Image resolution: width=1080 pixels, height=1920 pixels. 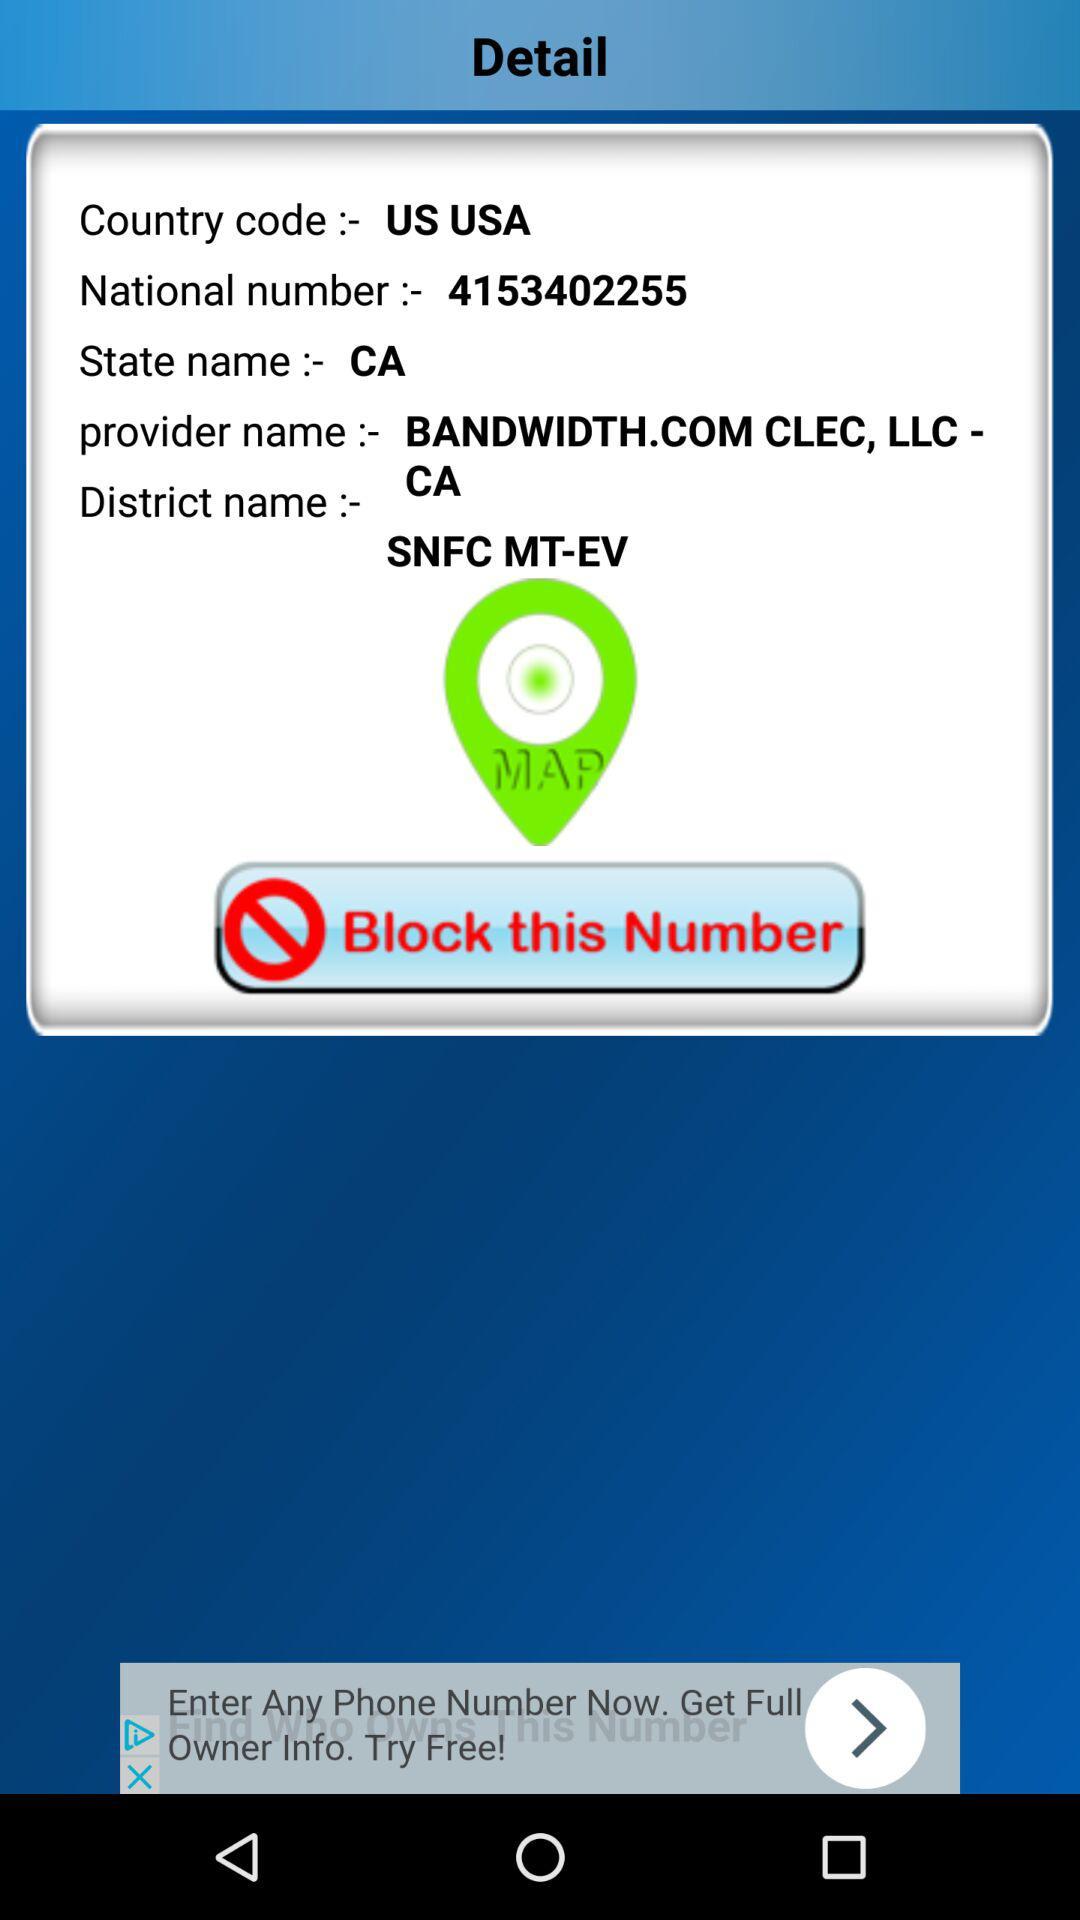 What do you see at coordinates (540, 1727) in the screenshot?
I see `advertisement` at bounding box center [540, 1727].